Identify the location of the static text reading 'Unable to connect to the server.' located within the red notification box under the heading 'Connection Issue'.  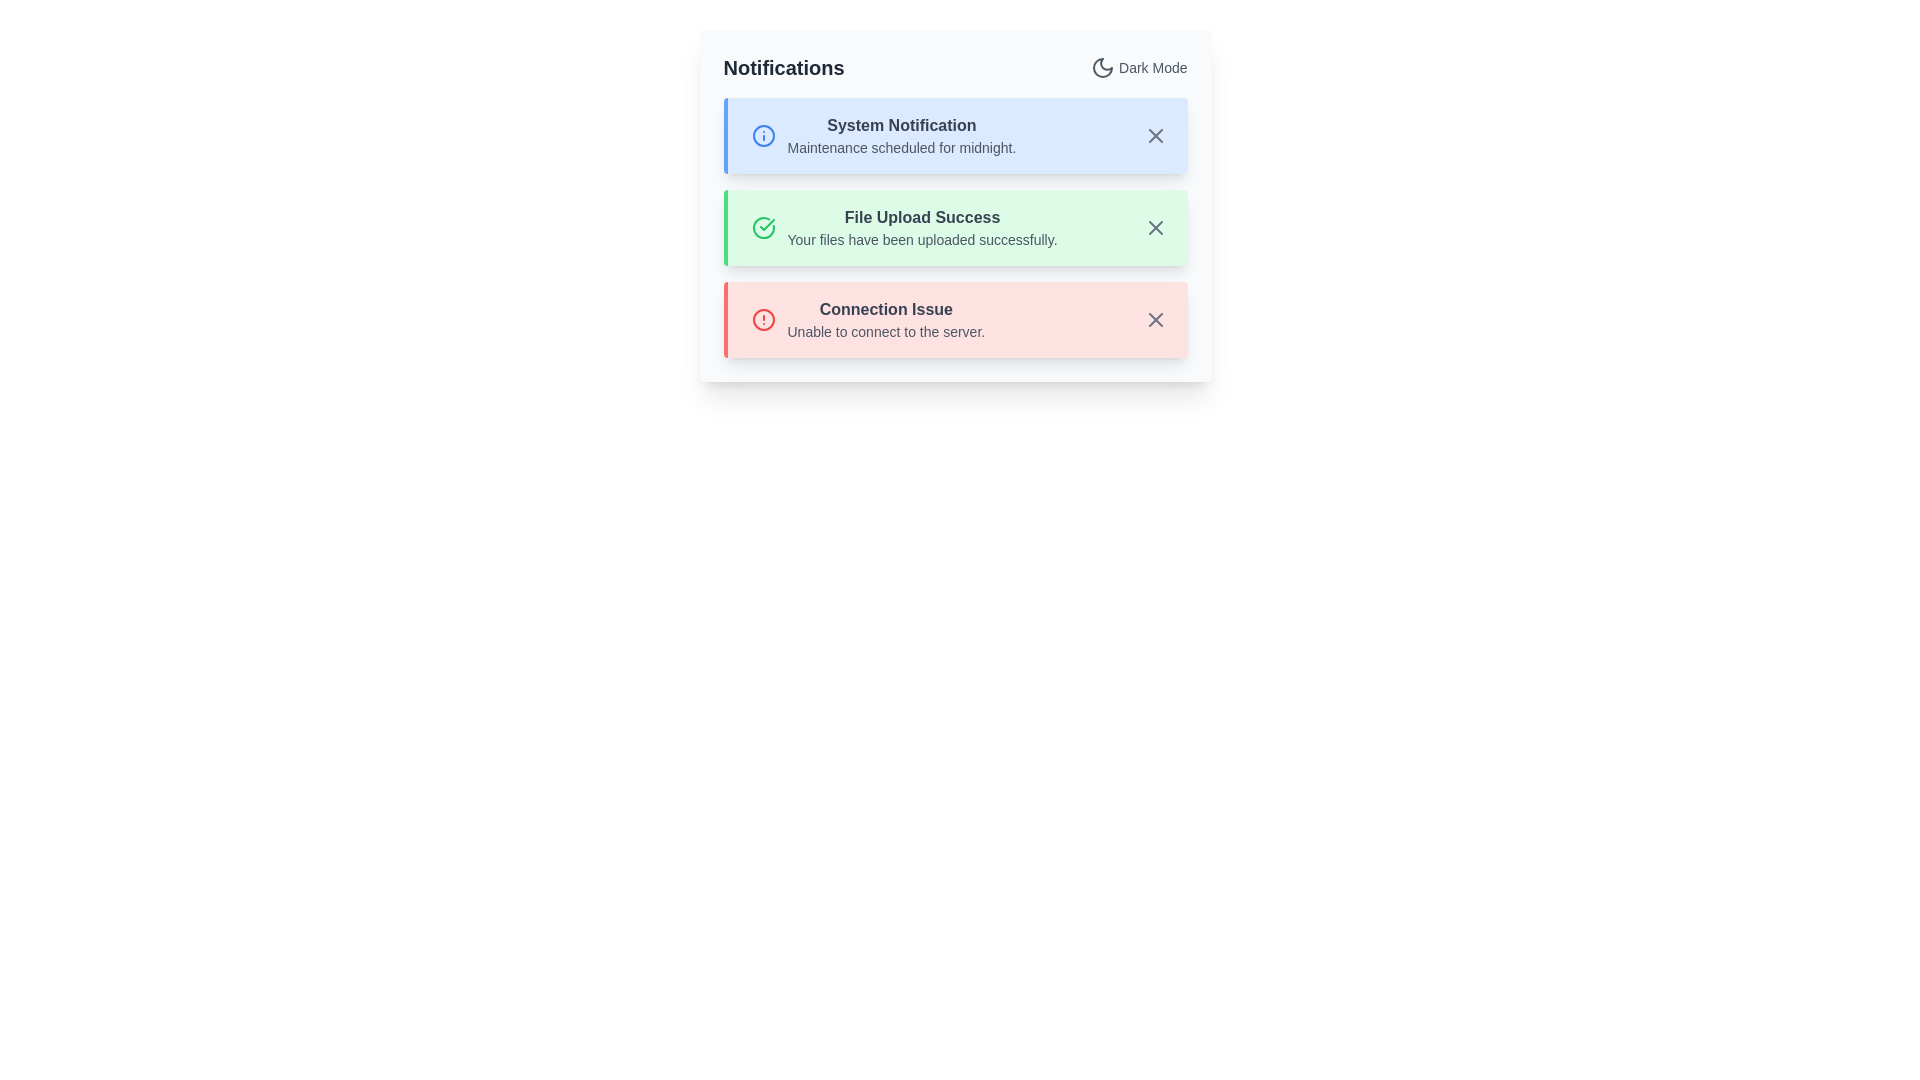
(885, 330).